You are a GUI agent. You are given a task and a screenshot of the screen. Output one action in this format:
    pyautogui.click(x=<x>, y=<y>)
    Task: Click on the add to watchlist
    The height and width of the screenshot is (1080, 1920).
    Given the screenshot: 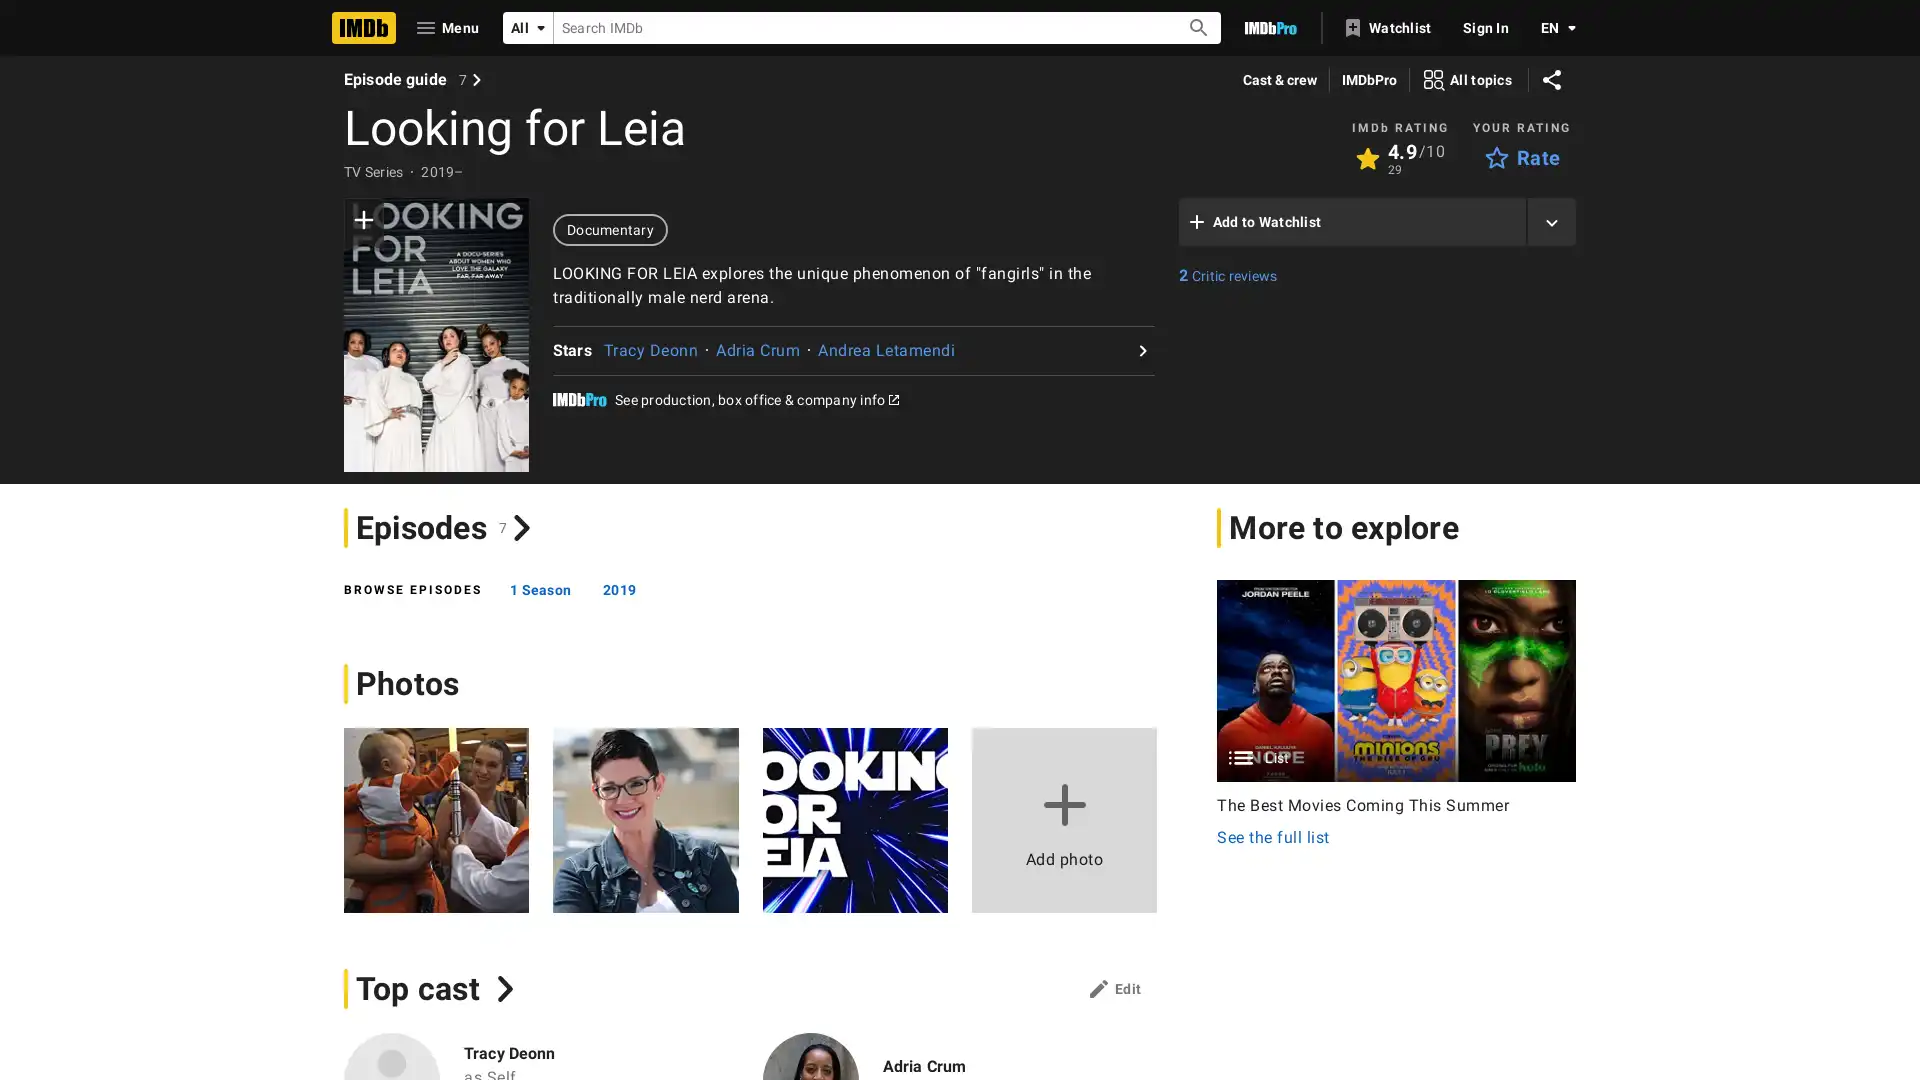 What is the action you would take?
    pyautogui.click(x=364, y=224)
    